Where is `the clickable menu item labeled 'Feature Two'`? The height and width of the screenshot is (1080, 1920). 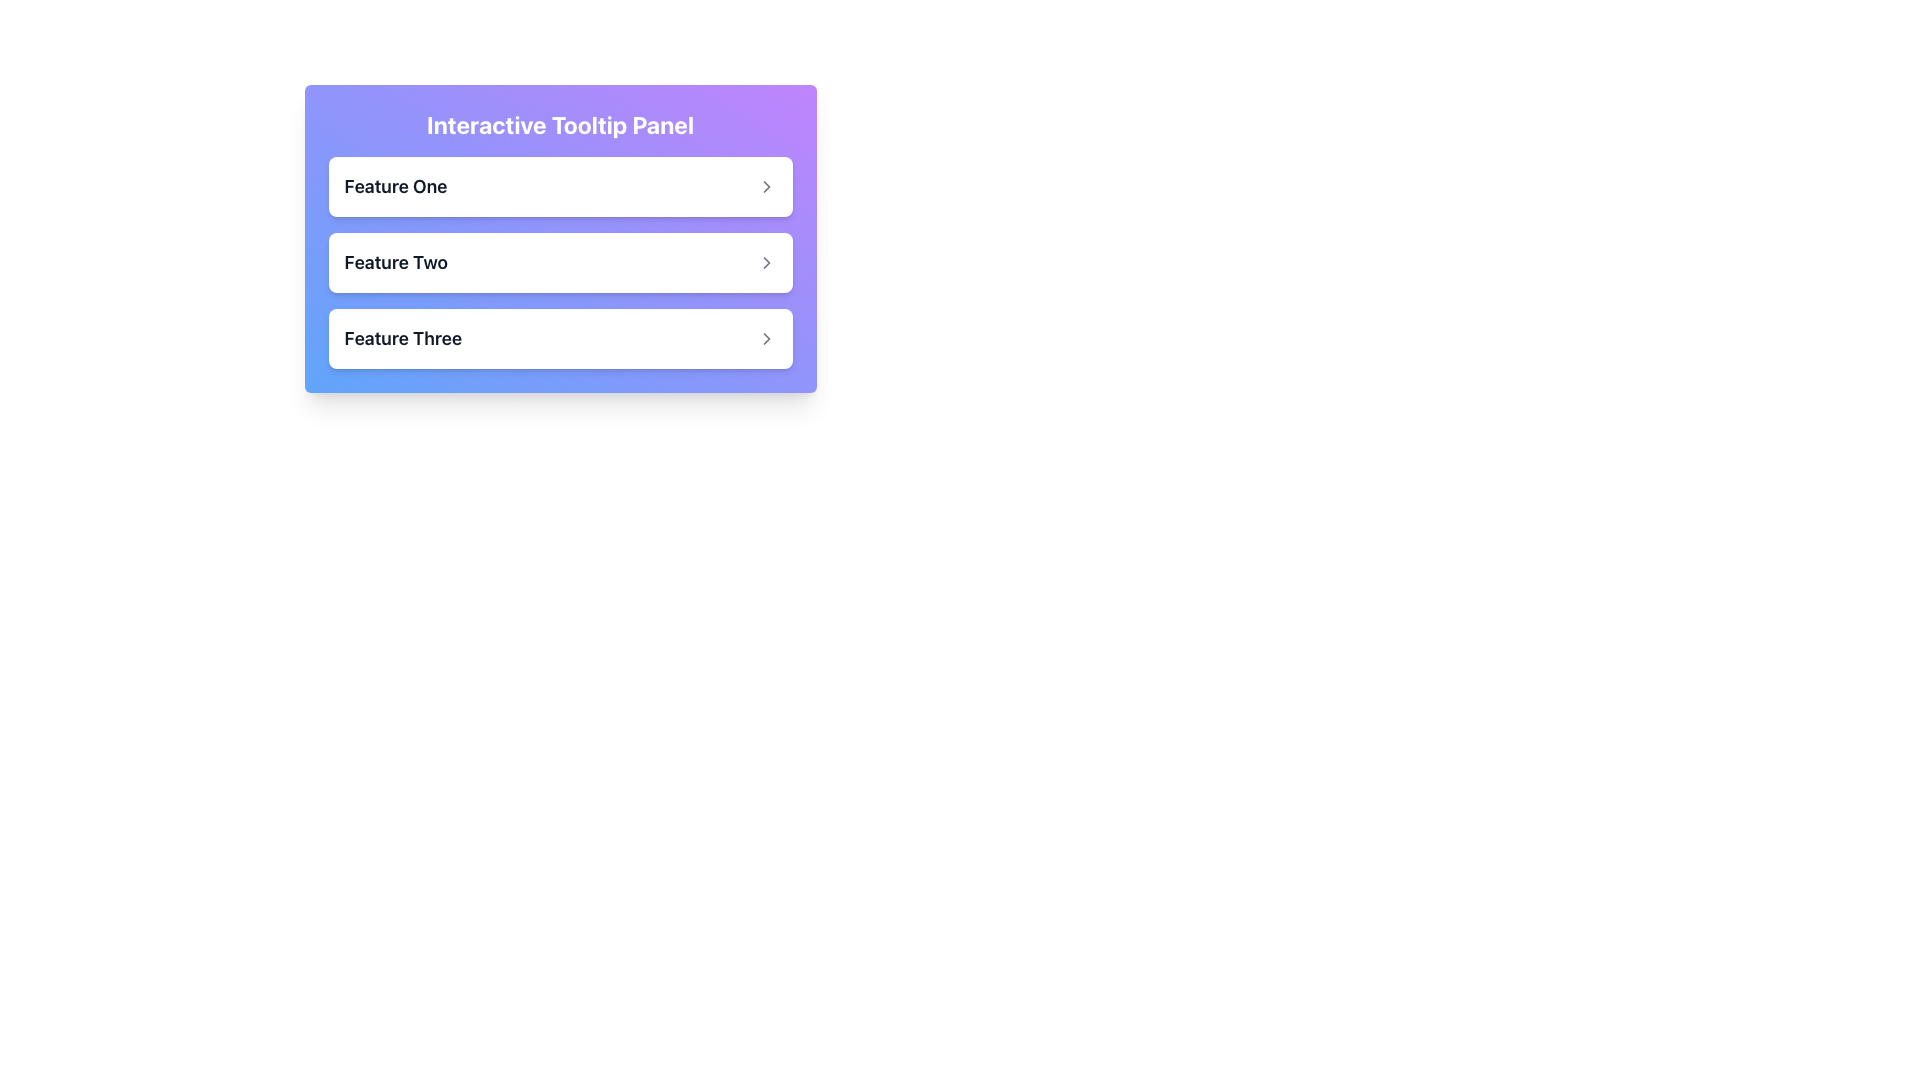 the clickable menu item labeled 'Feature Two' is located at coordinates (560, 261).